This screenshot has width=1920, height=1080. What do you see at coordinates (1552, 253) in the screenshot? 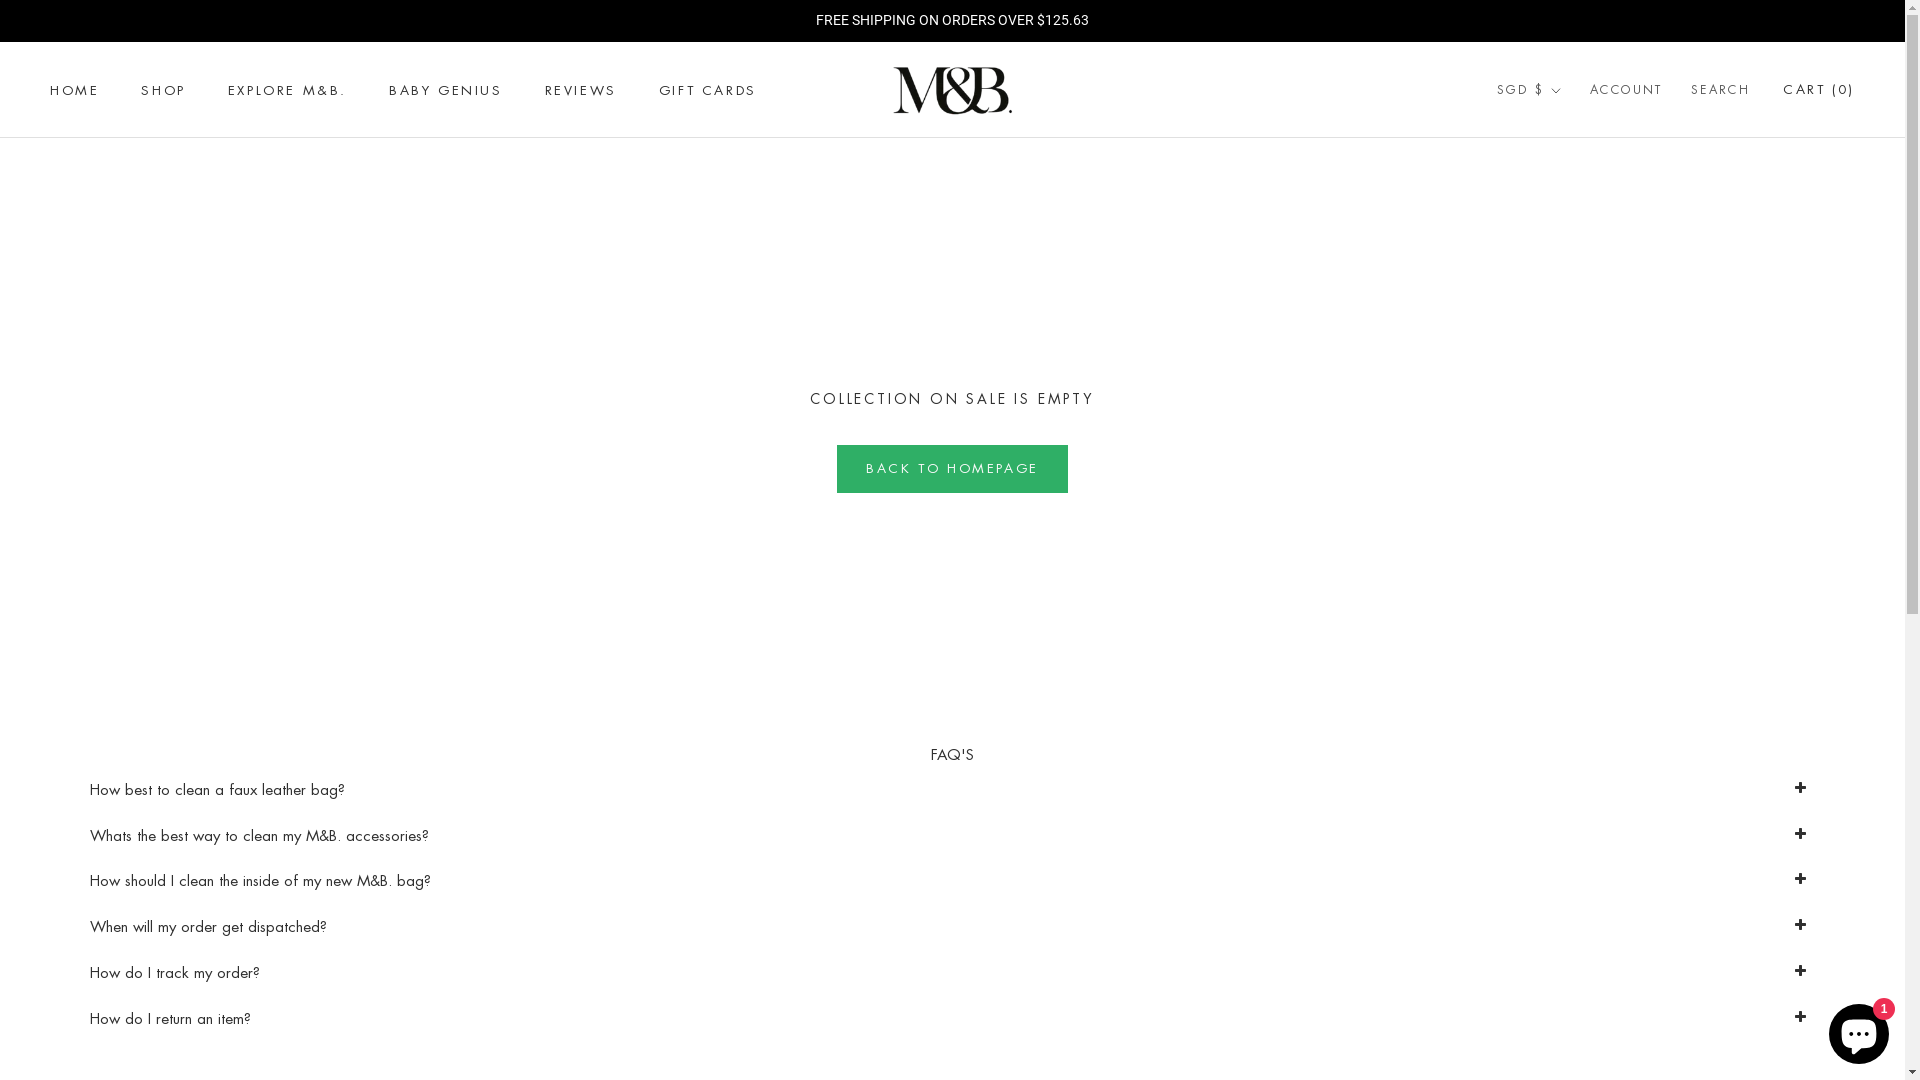
I see `'JPY'` at bounding box center [1552, 253].